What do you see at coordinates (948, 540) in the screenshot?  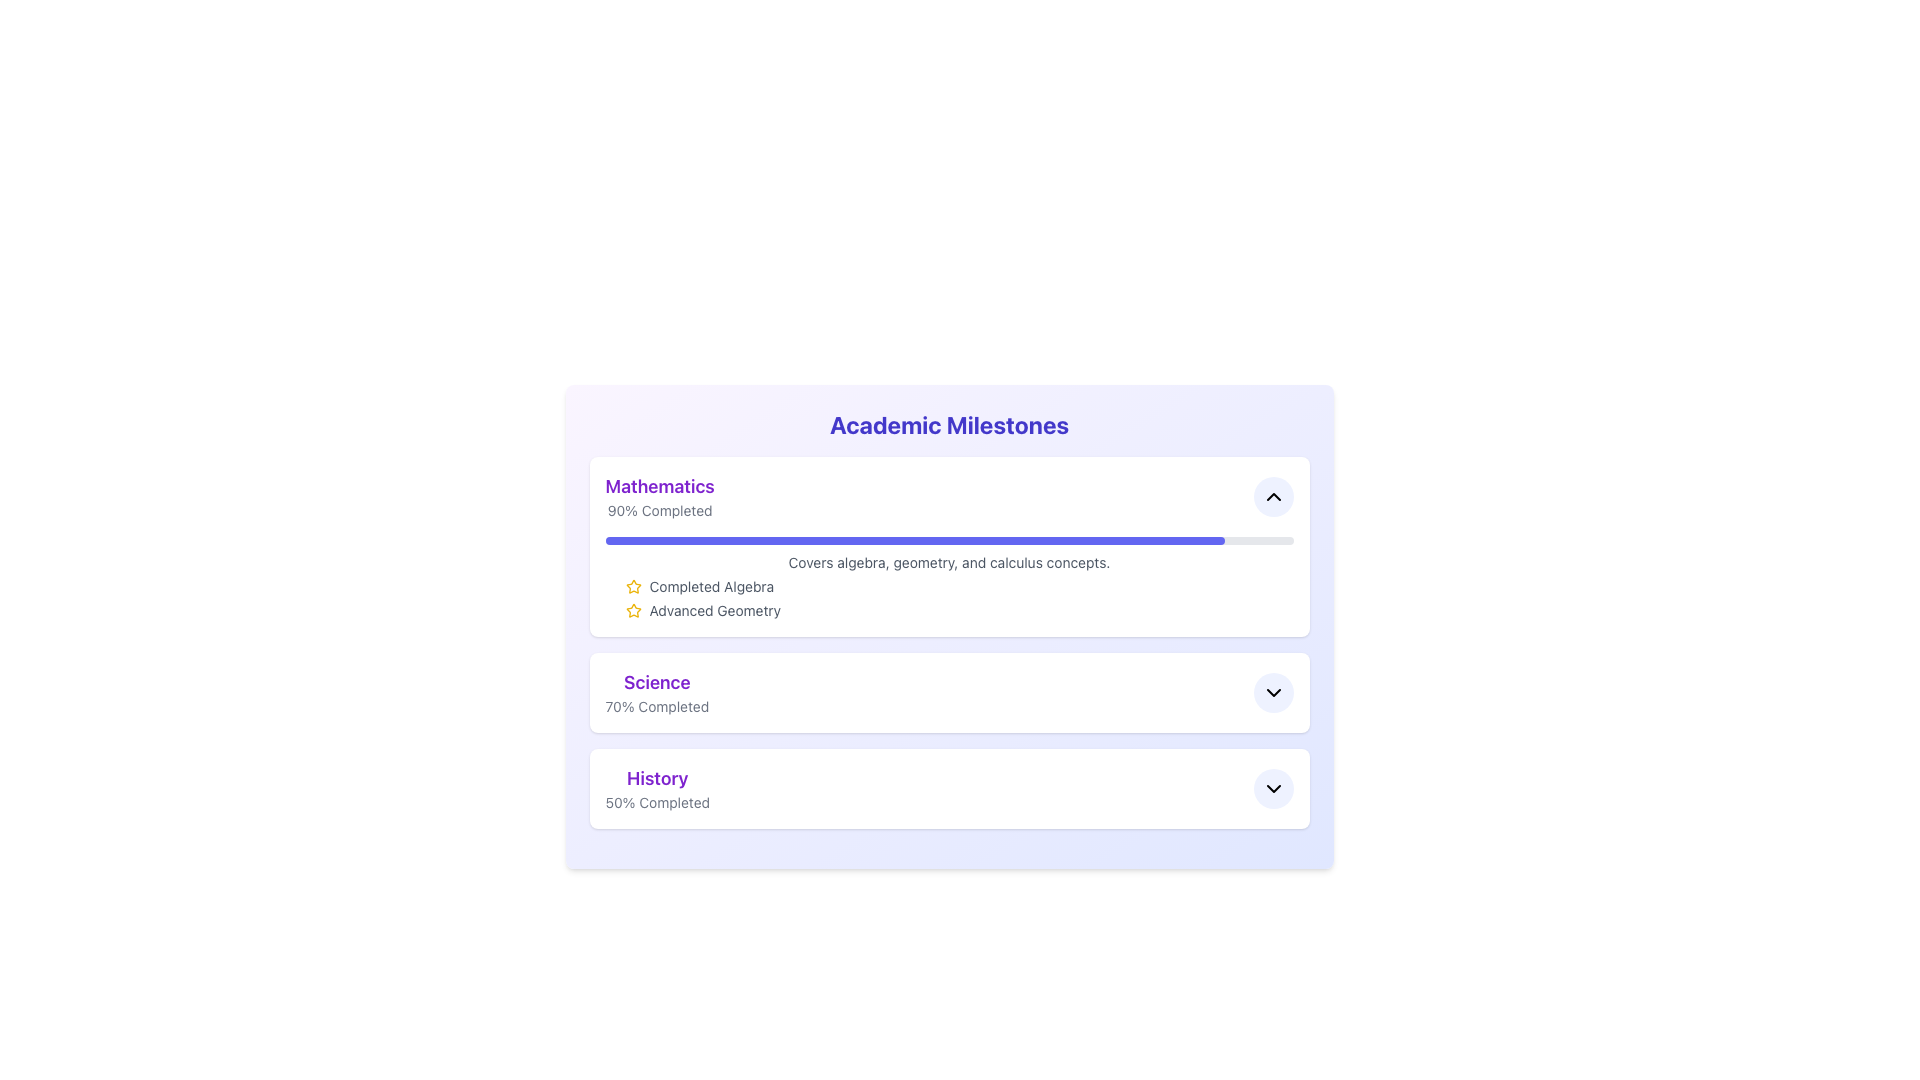 I see `the progress representation of the 'Mathematics' section, which indicates approximately 90% completion, located at the top of the content block under the heading 'Mathematics 90% Completed'` at bounding box center [948, 540].